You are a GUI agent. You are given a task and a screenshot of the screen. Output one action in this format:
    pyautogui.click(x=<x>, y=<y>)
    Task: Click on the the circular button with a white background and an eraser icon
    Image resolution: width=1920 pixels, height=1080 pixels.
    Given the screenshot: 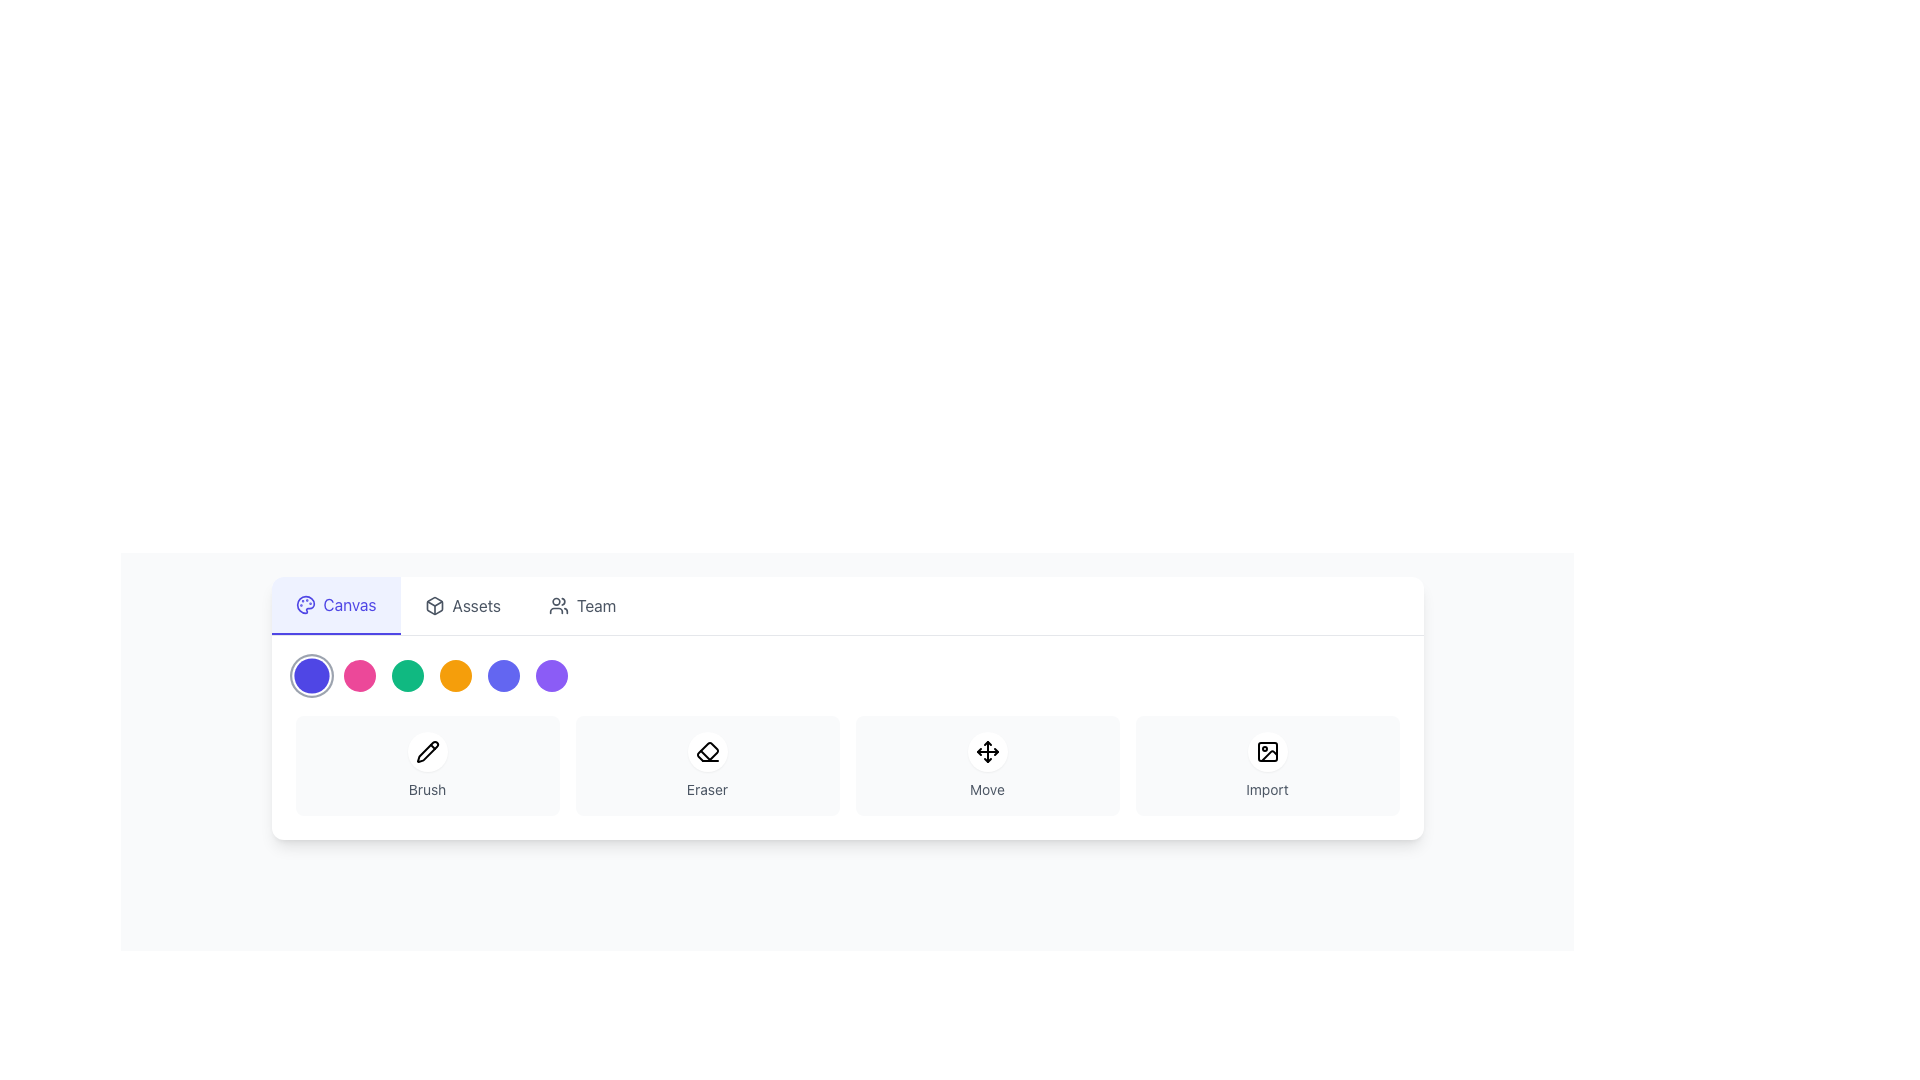 What is the action you would take?
    pyautogui.click(x=707, y=752)
    